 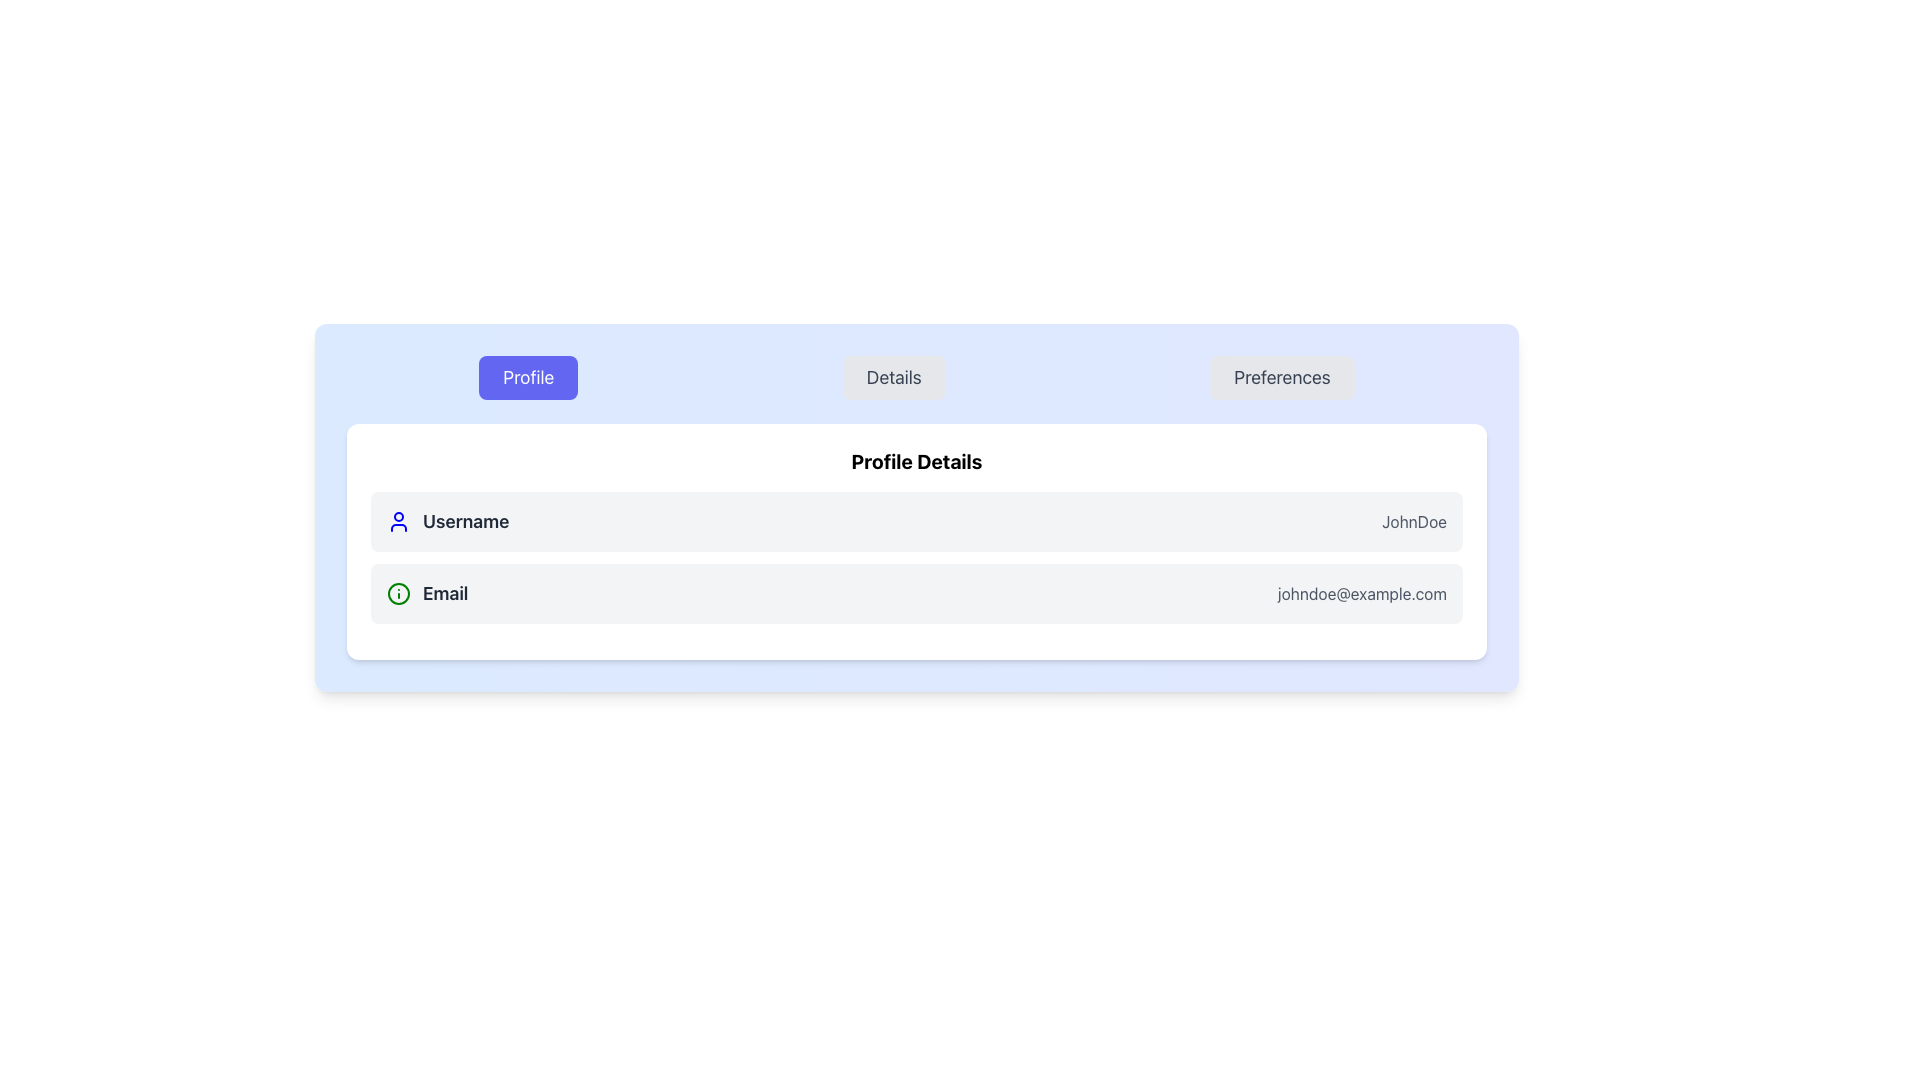 What do you see at coordinates (465, 520) in the screenshot?
I see `the 'Username' text label, which is styled with a gray bold font and located to the right of a blue user icon in the profile details section` at bounding box center [465, 520].